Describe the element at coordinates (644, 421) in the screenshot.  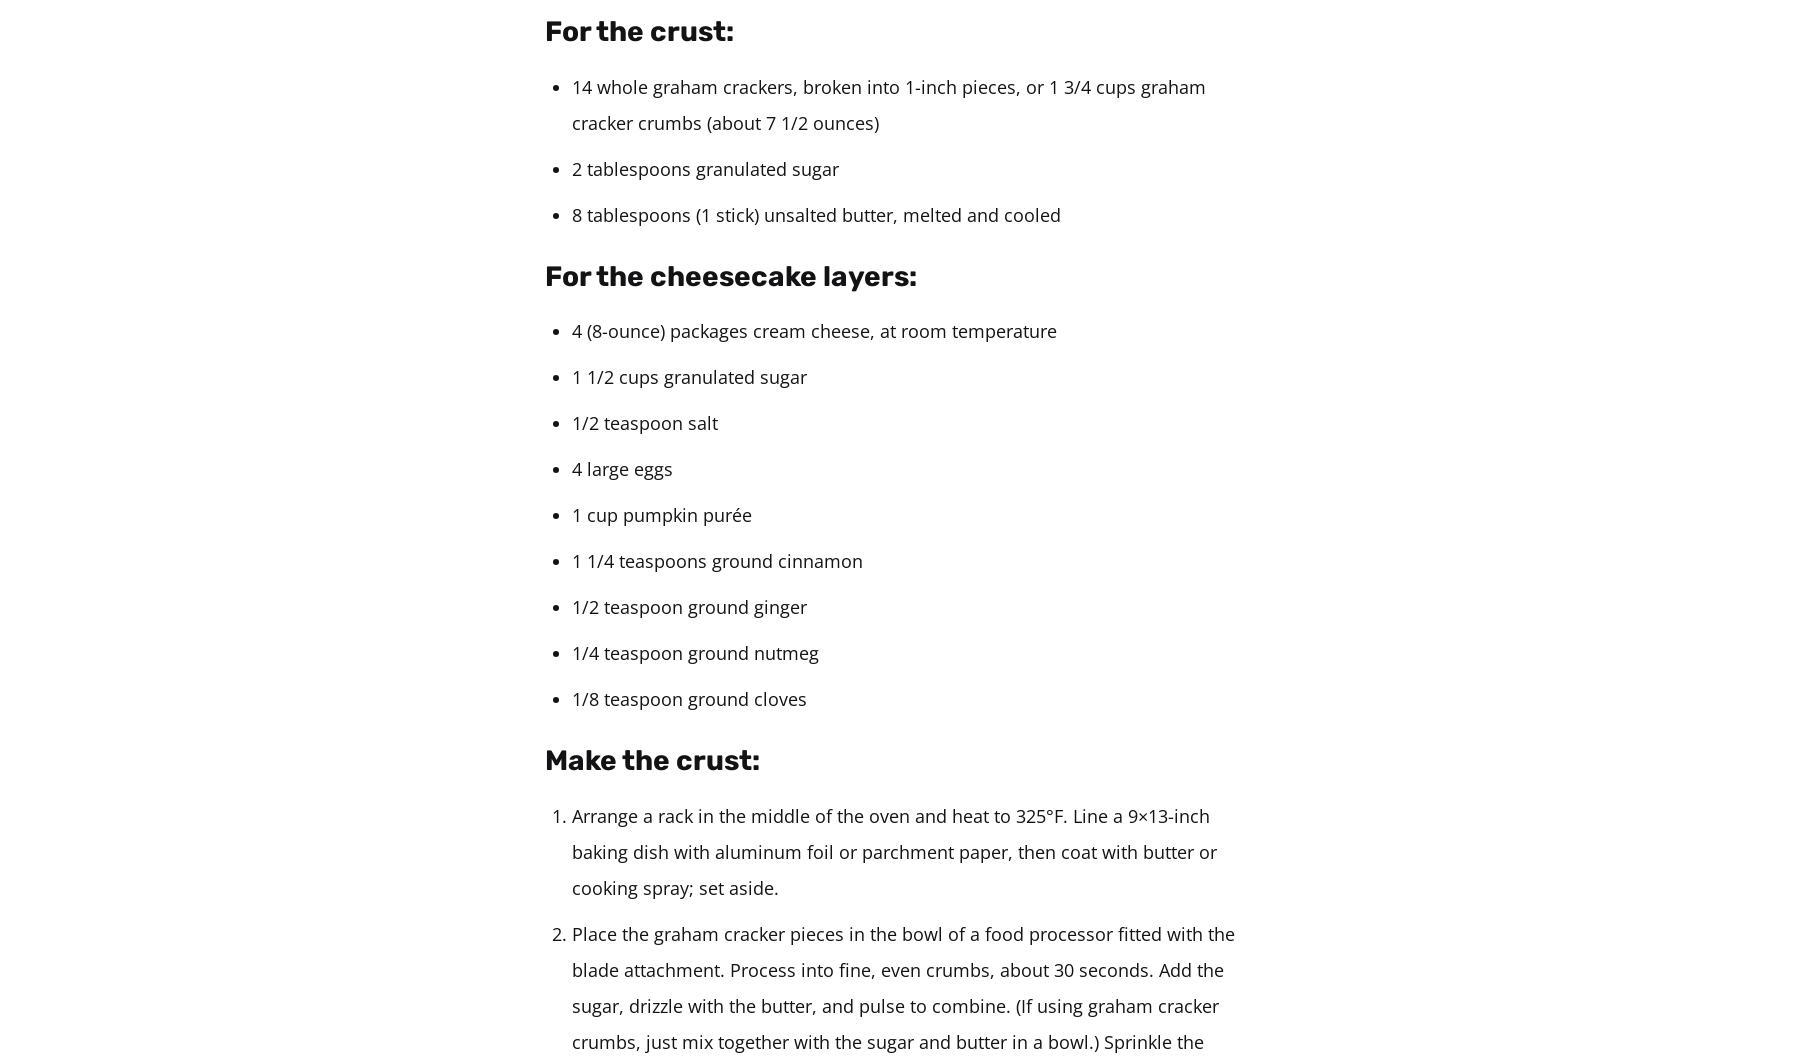
I see `'1/2 teaspoon salt'` at that location.